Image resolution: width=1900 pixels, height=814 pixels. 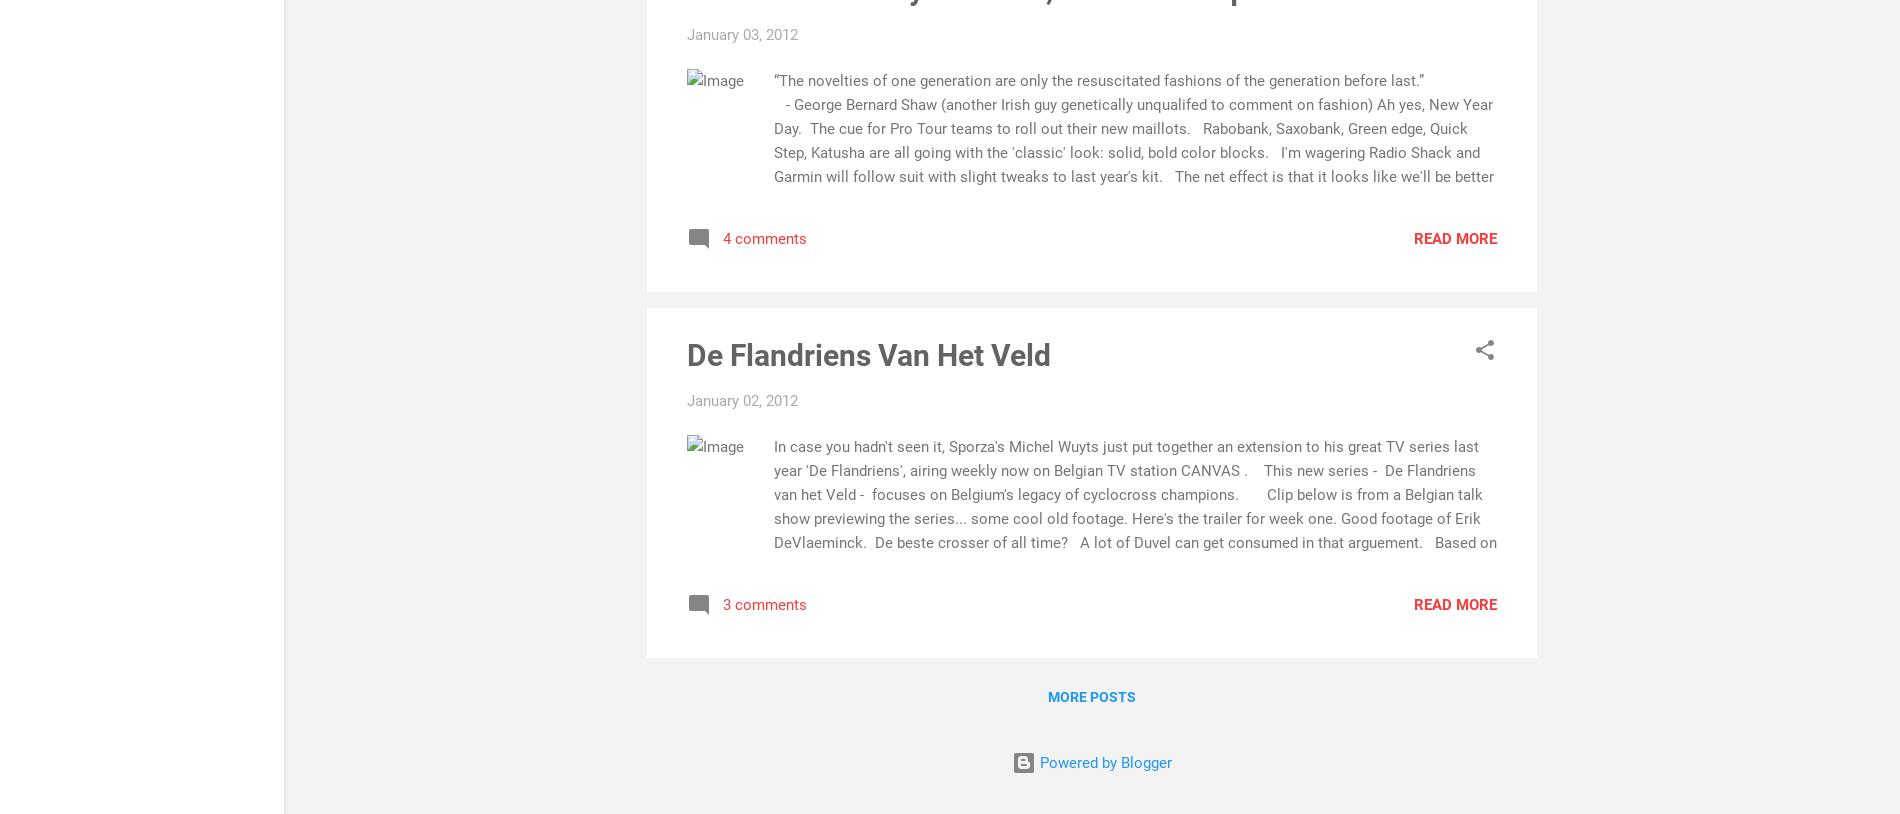 I want to click on 'January 02, 2012', so click(x=741, y=399).